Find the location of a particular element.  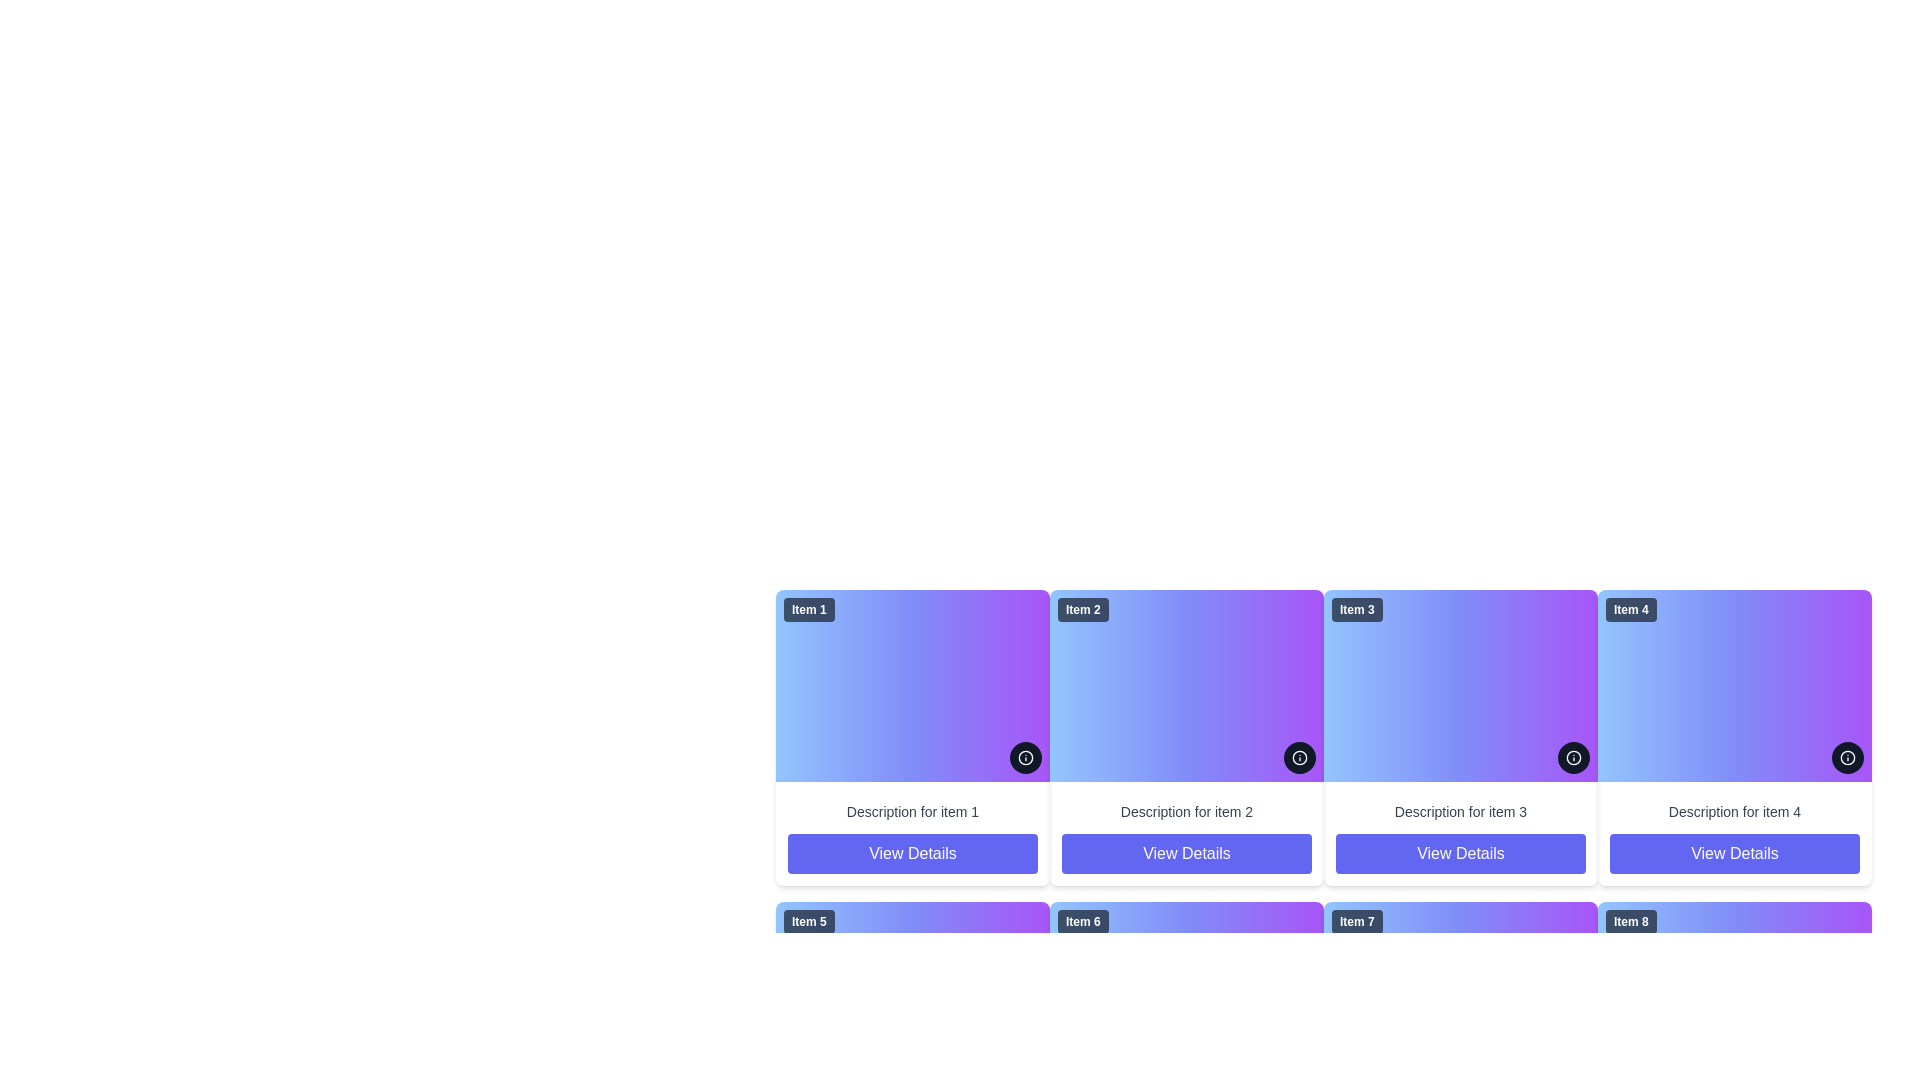

the circular SVG graphic icon located in the bottom-right corner of the card labeled 'Item 4' is located at coordinates (1847, 758).